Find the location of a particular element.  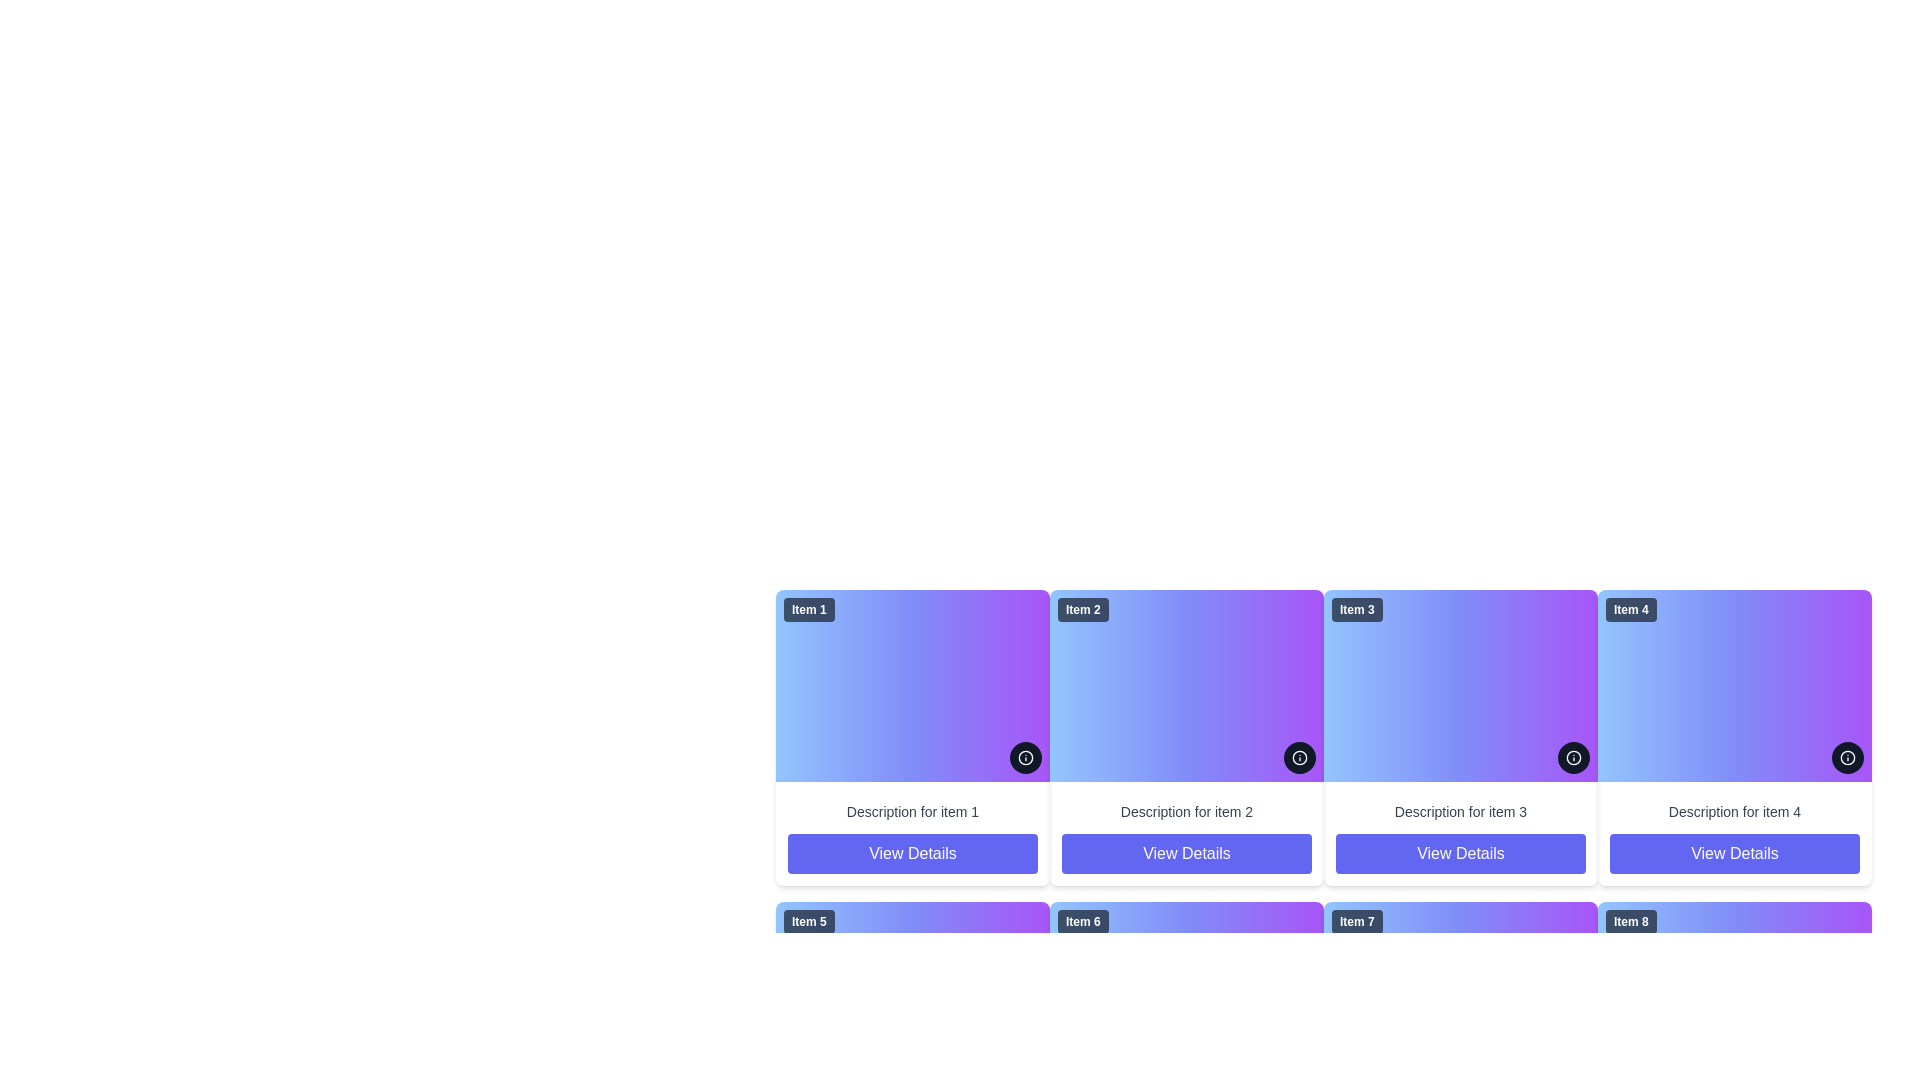

the circular SVG graphic icon located in the bottom-right corner of the card labeled 'Item 4' is located at coordinates (1847, 758).